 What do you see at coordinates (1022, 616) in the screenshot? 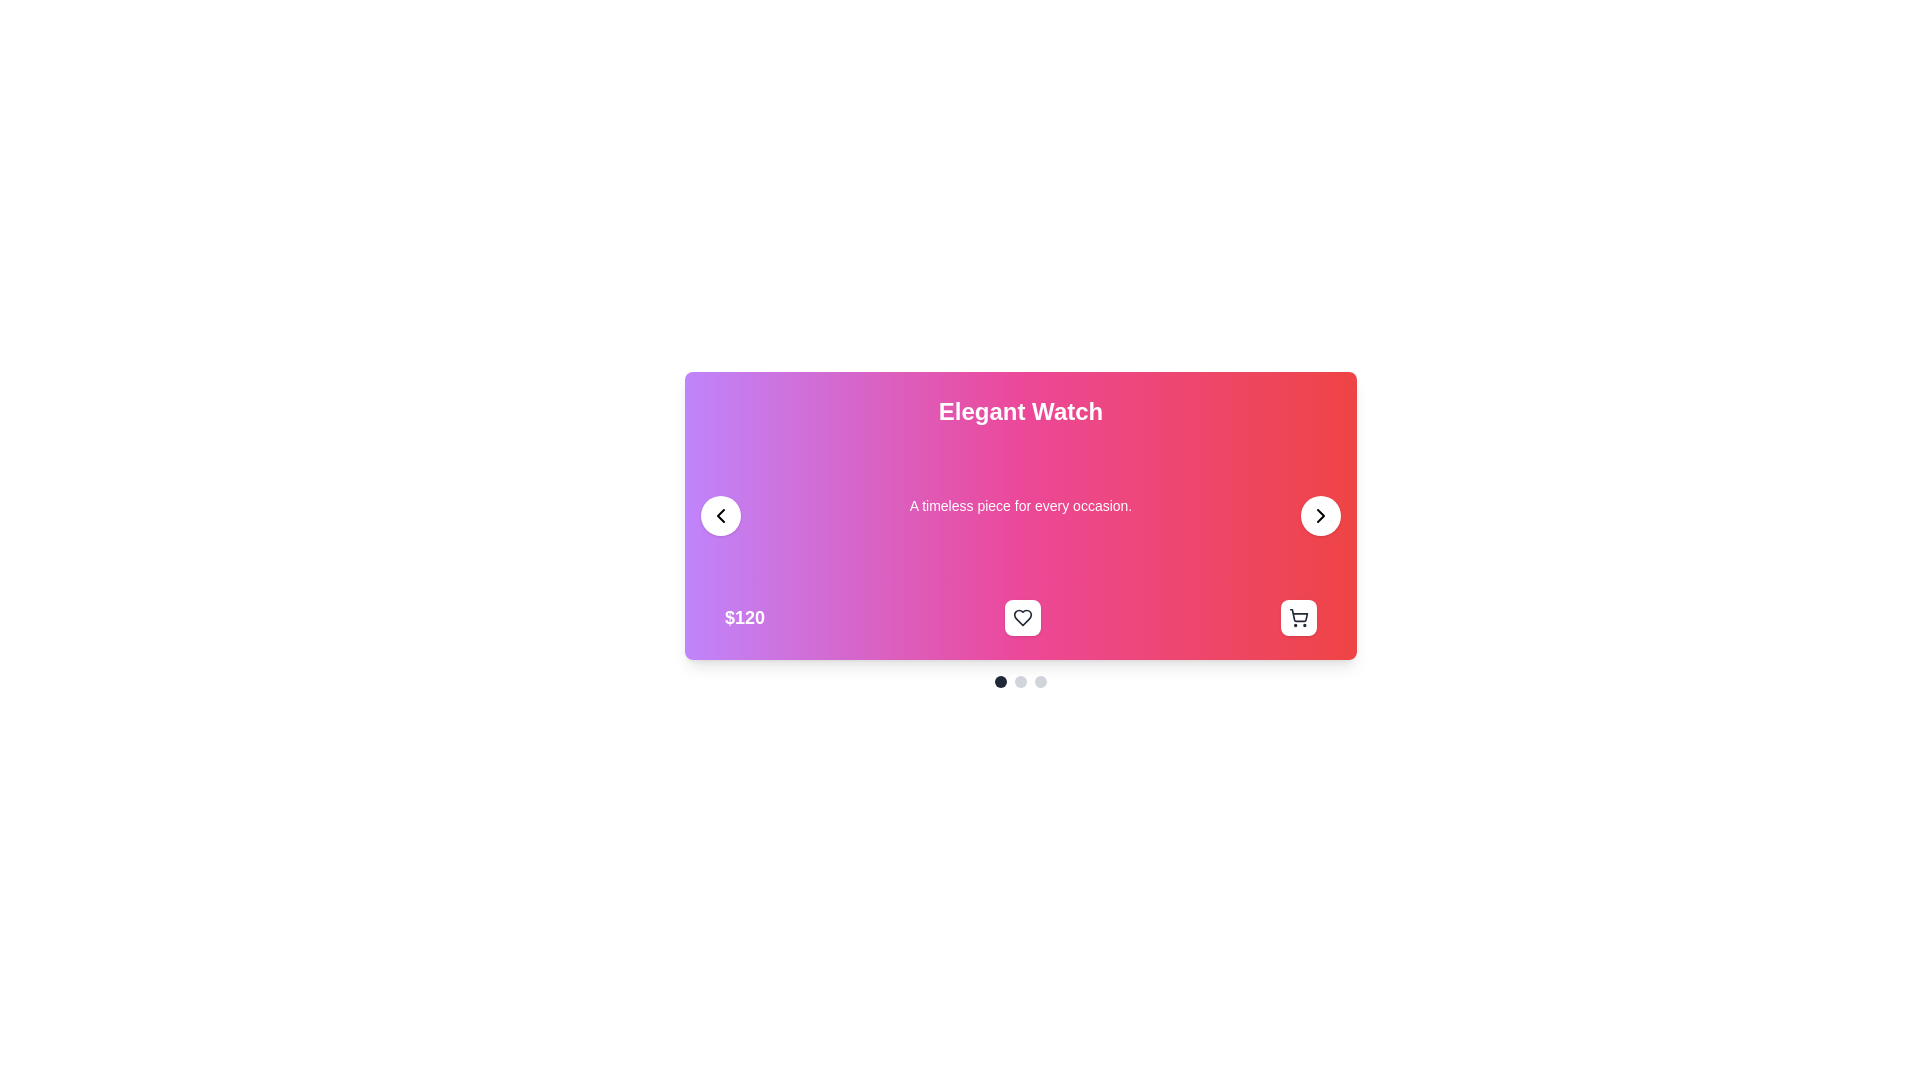
I see `the heart button located at the bottom center of the card layout, positioned directly to the right of the text '$120' and to the left of the shopping cart button, to mark an item as a favorite` at bounding box center [1022, 616].